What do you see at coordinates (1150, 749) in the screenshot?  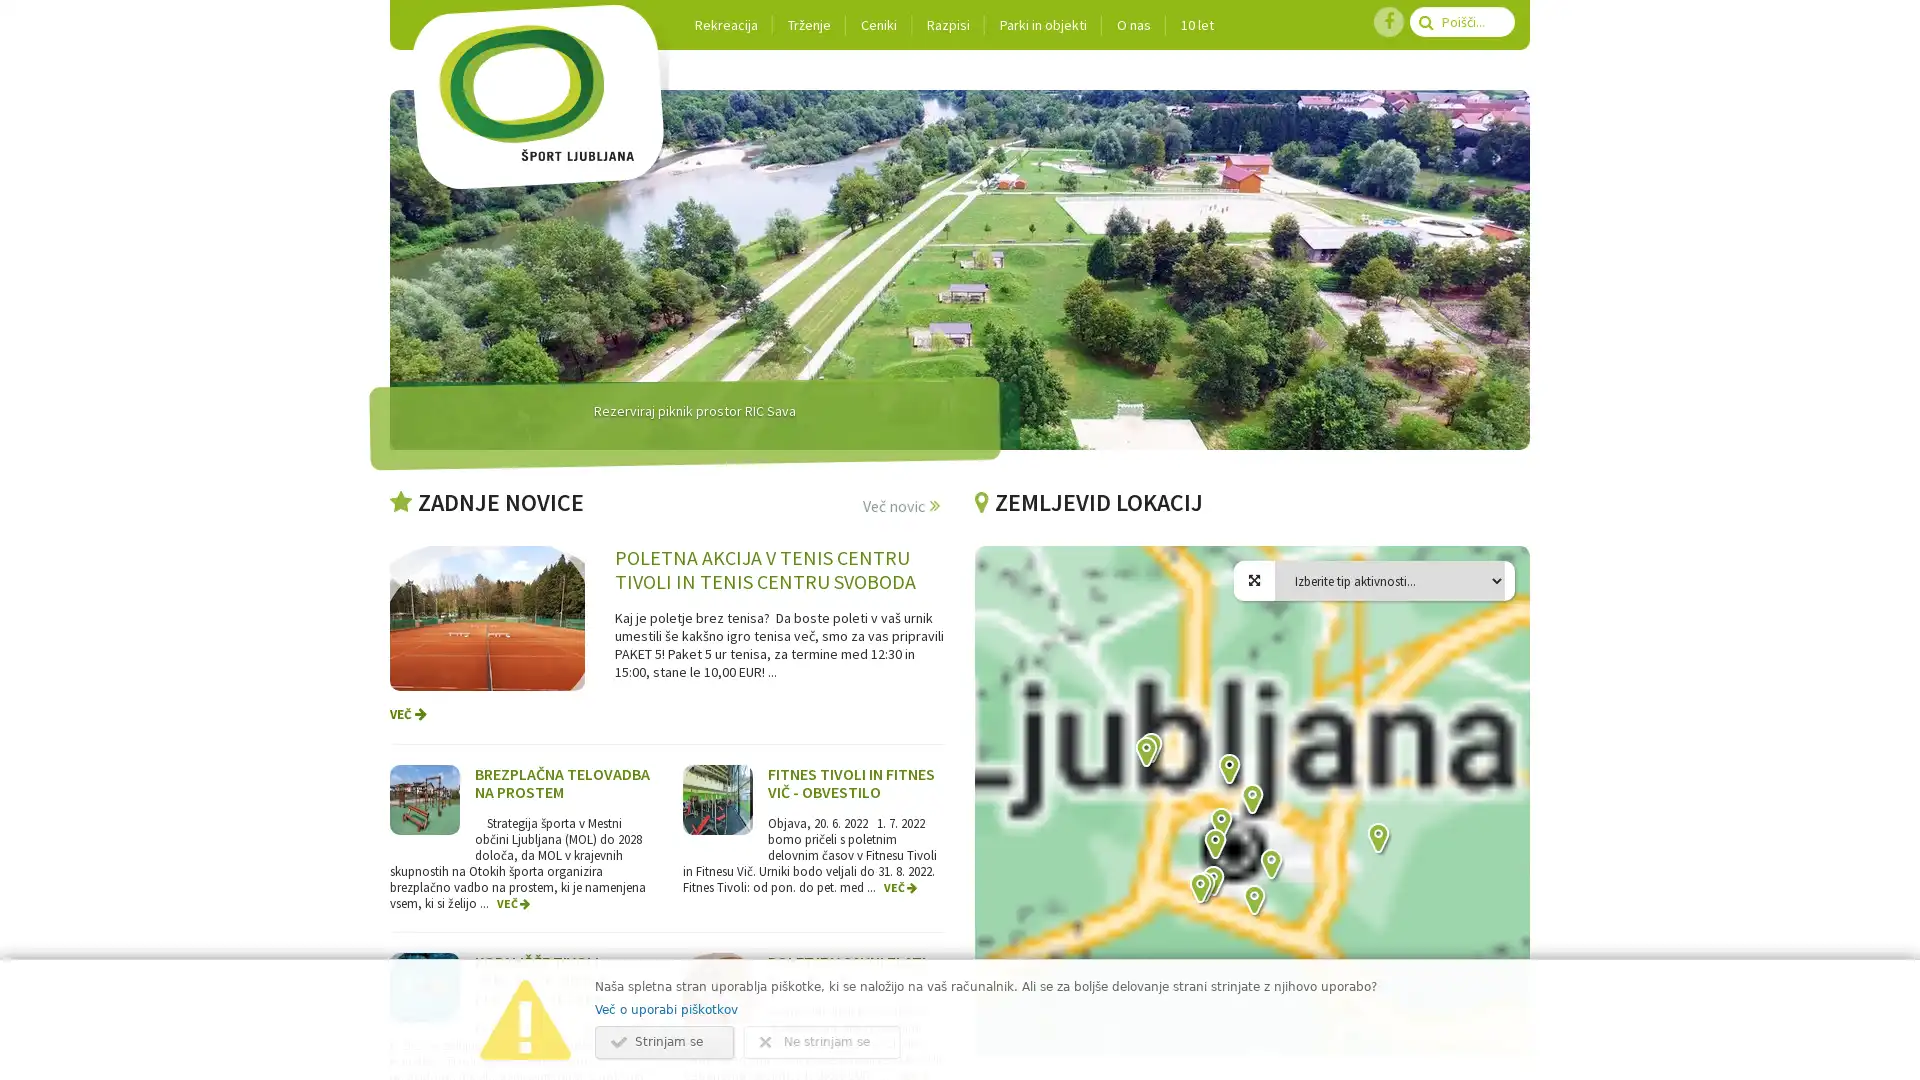 I see `Kako do nas?` at bounding box center [1150, 749].